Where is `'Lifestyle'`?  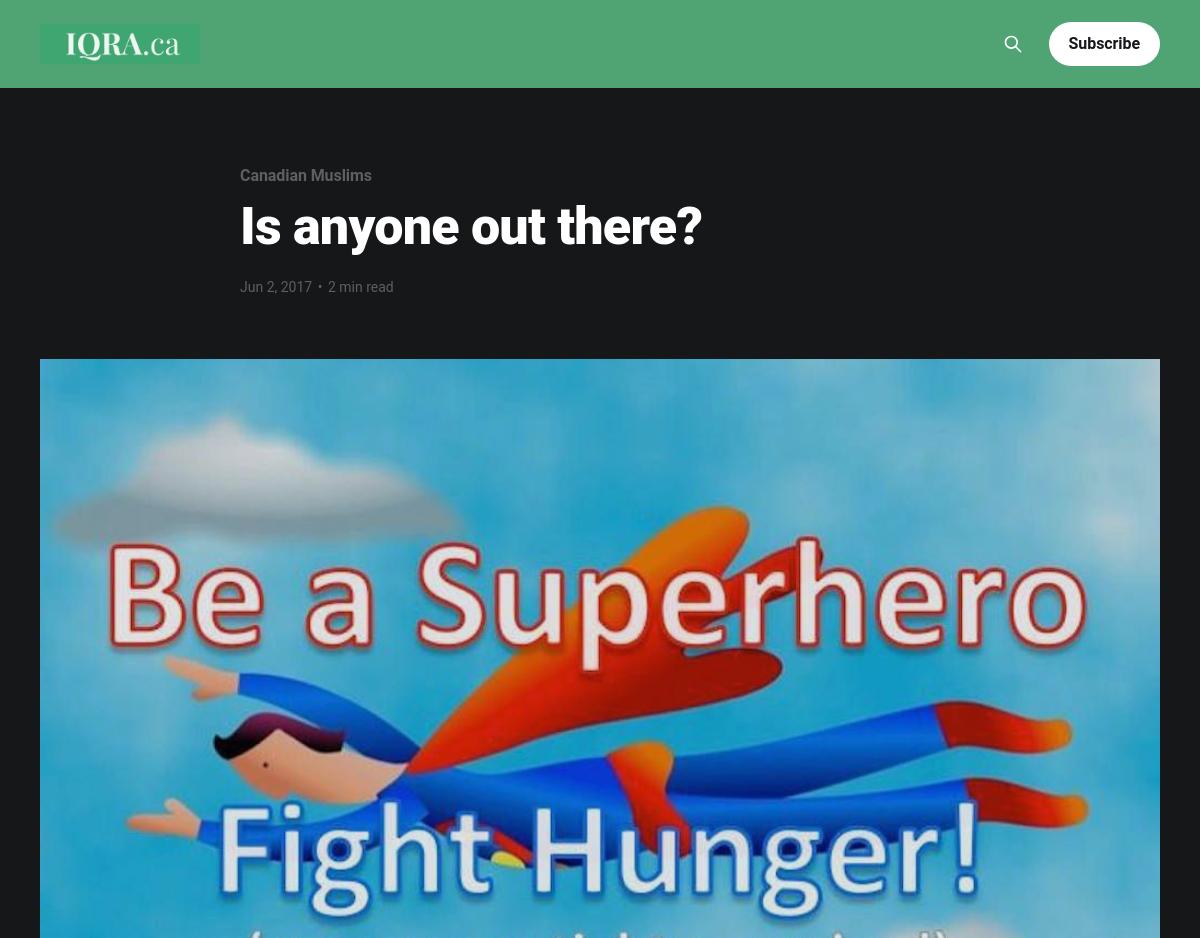
'Lifestyle' is located at coordinates (620, 14).